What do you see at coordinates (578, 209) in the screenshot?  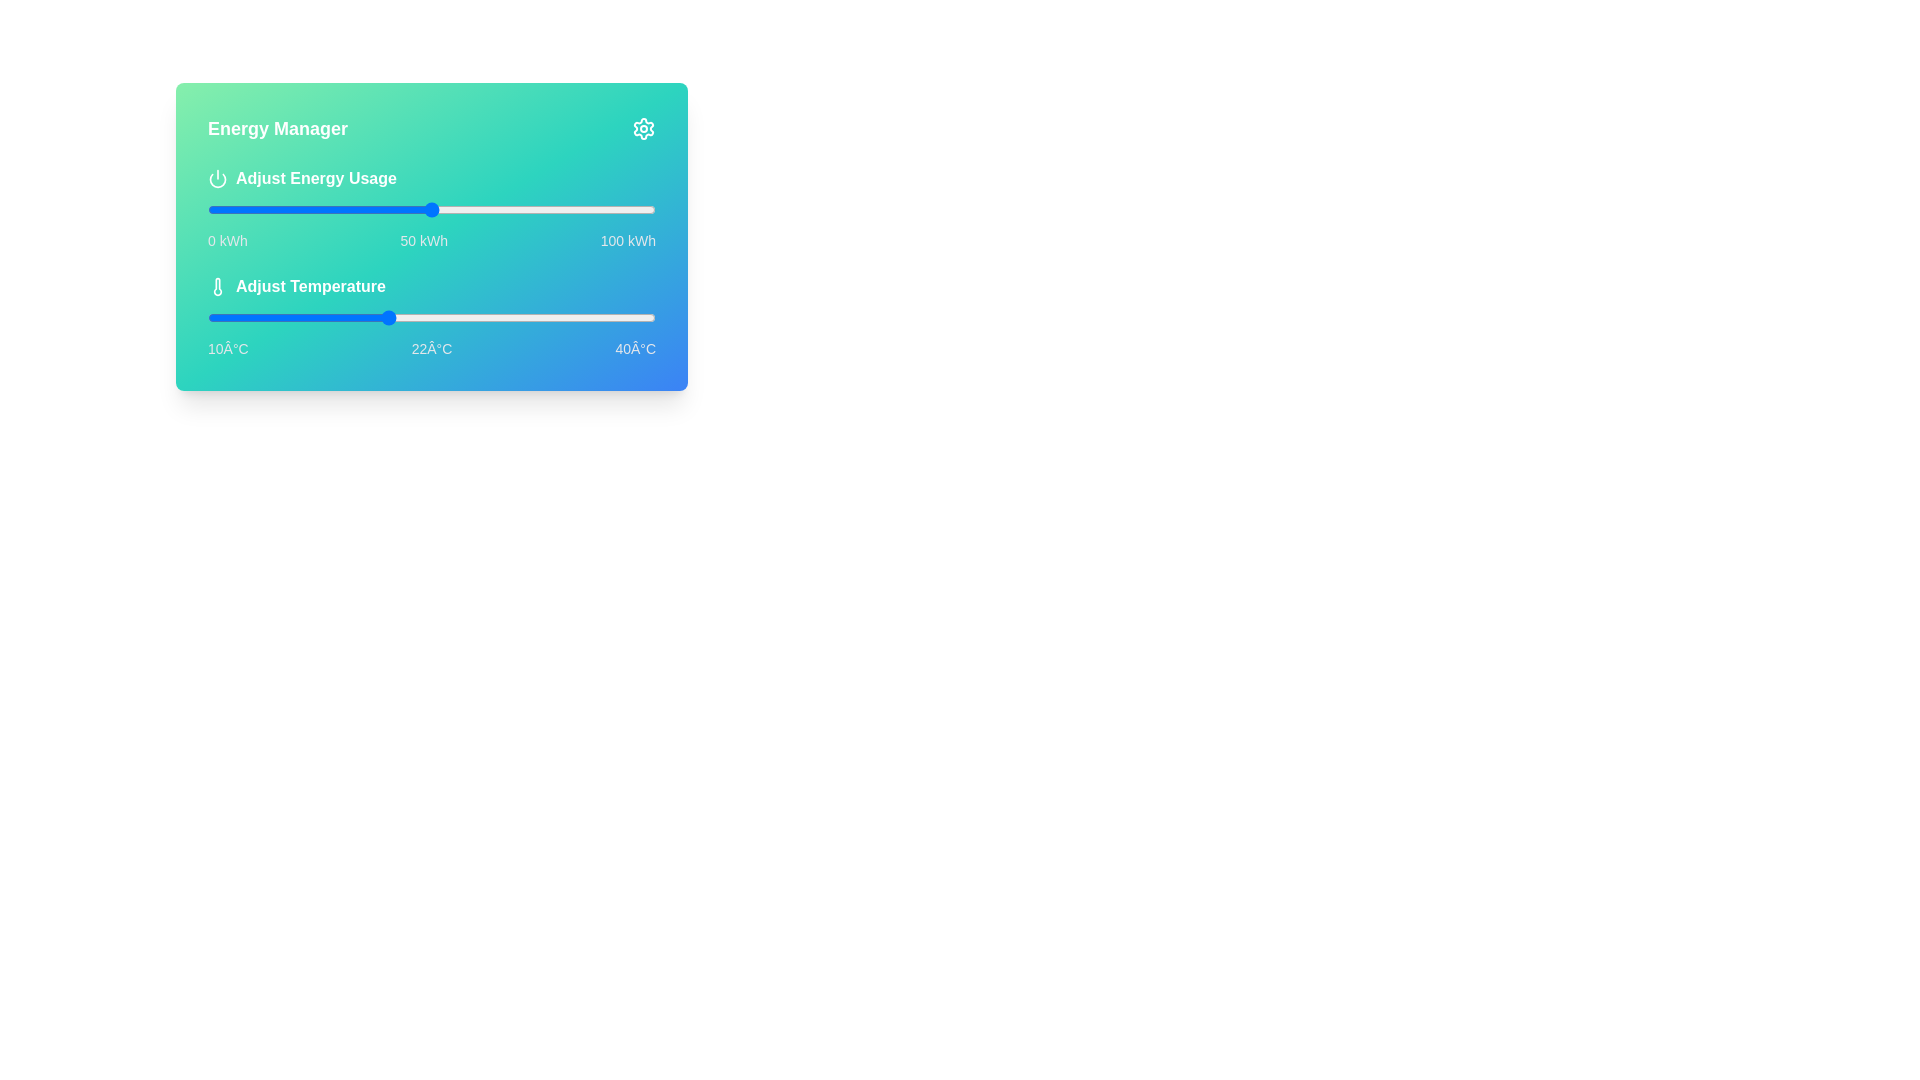 I see `the energy usage slider to 83 kWh` at bounding box center [578, 209].